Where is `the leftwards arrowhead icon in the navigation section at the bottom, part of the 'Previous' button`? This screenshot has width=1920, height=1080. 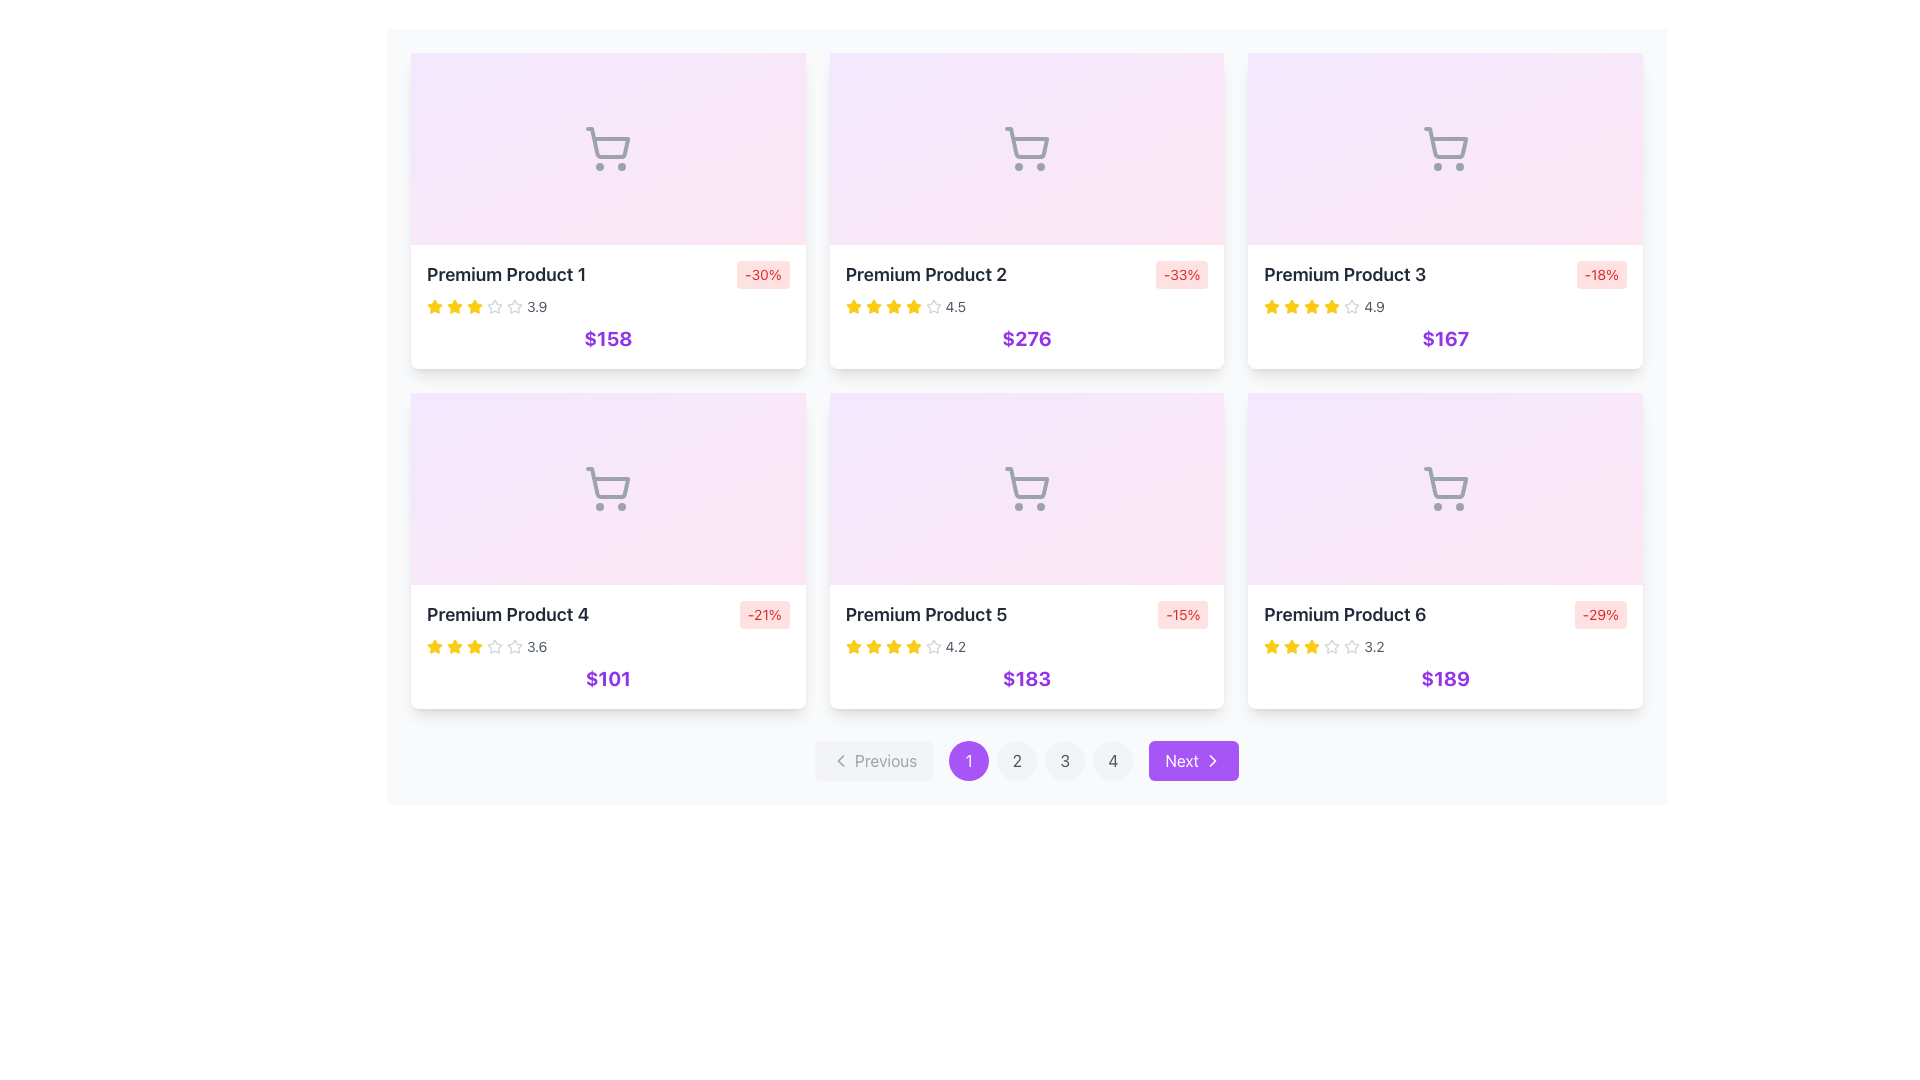
the leftwards arrowhead icon in the navigation section at the bottom, part of the 'Previous' button is located at coordinates (840, 760).